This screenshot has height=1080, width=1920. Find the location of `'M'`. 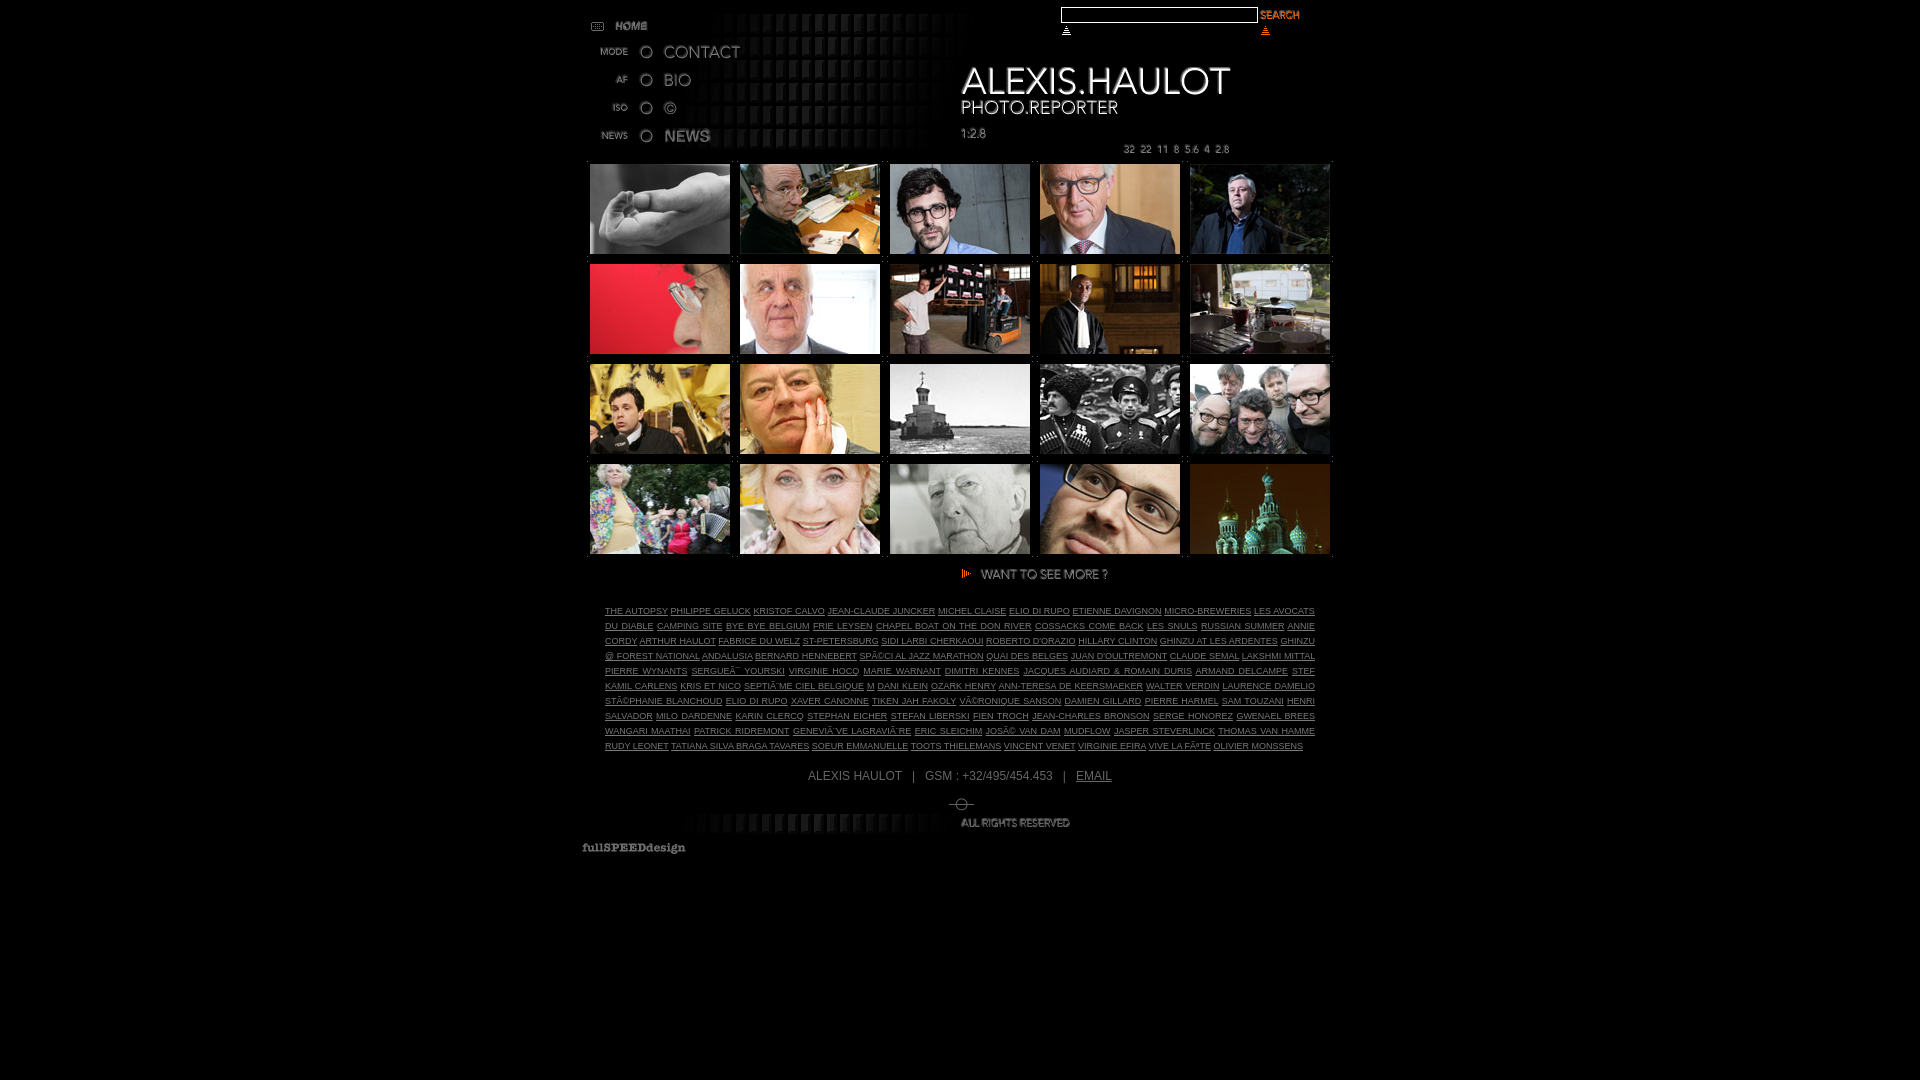

'M' is located at coordinates (870, 685).